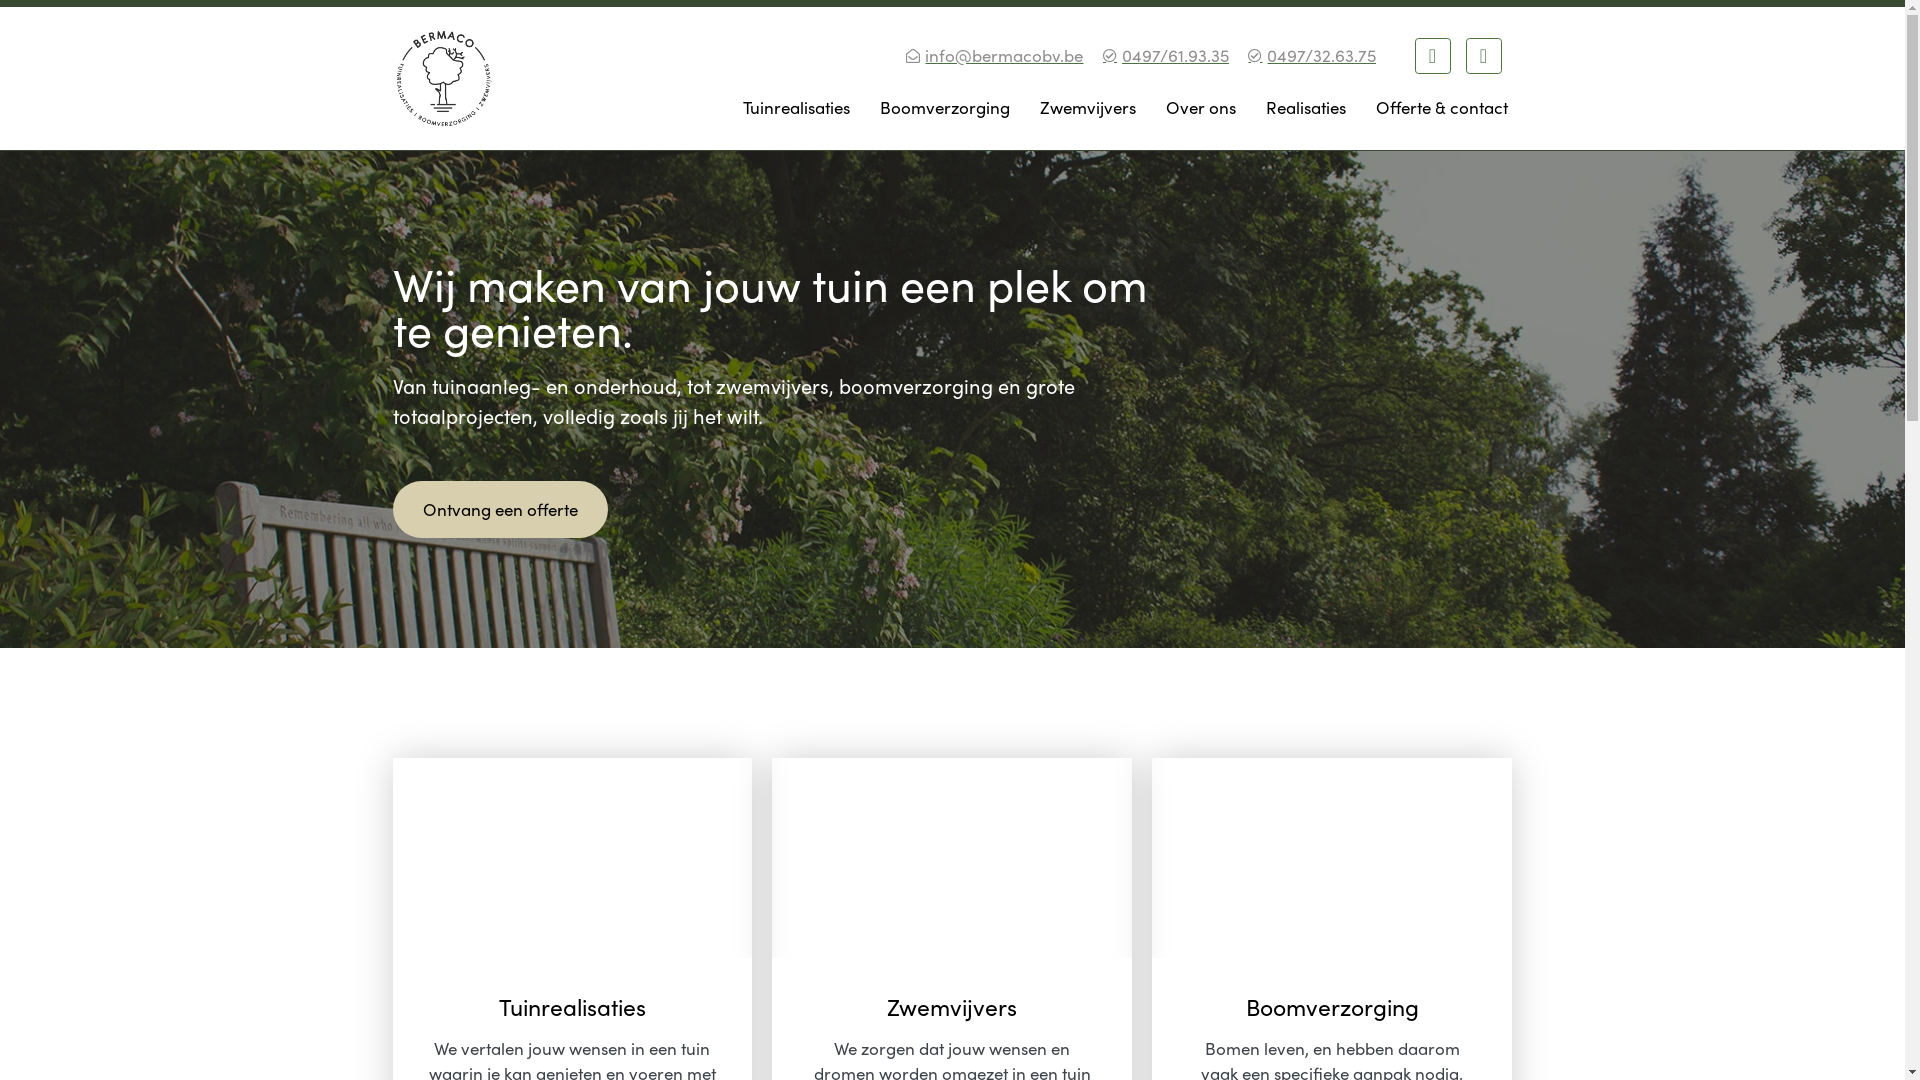 The height and width of the screenshot is (1080, 1920). What do you see at coordinates (392, 508) in the screenshot?
I see `'Ontvang een offerte'` at bounding box center [392, 508].